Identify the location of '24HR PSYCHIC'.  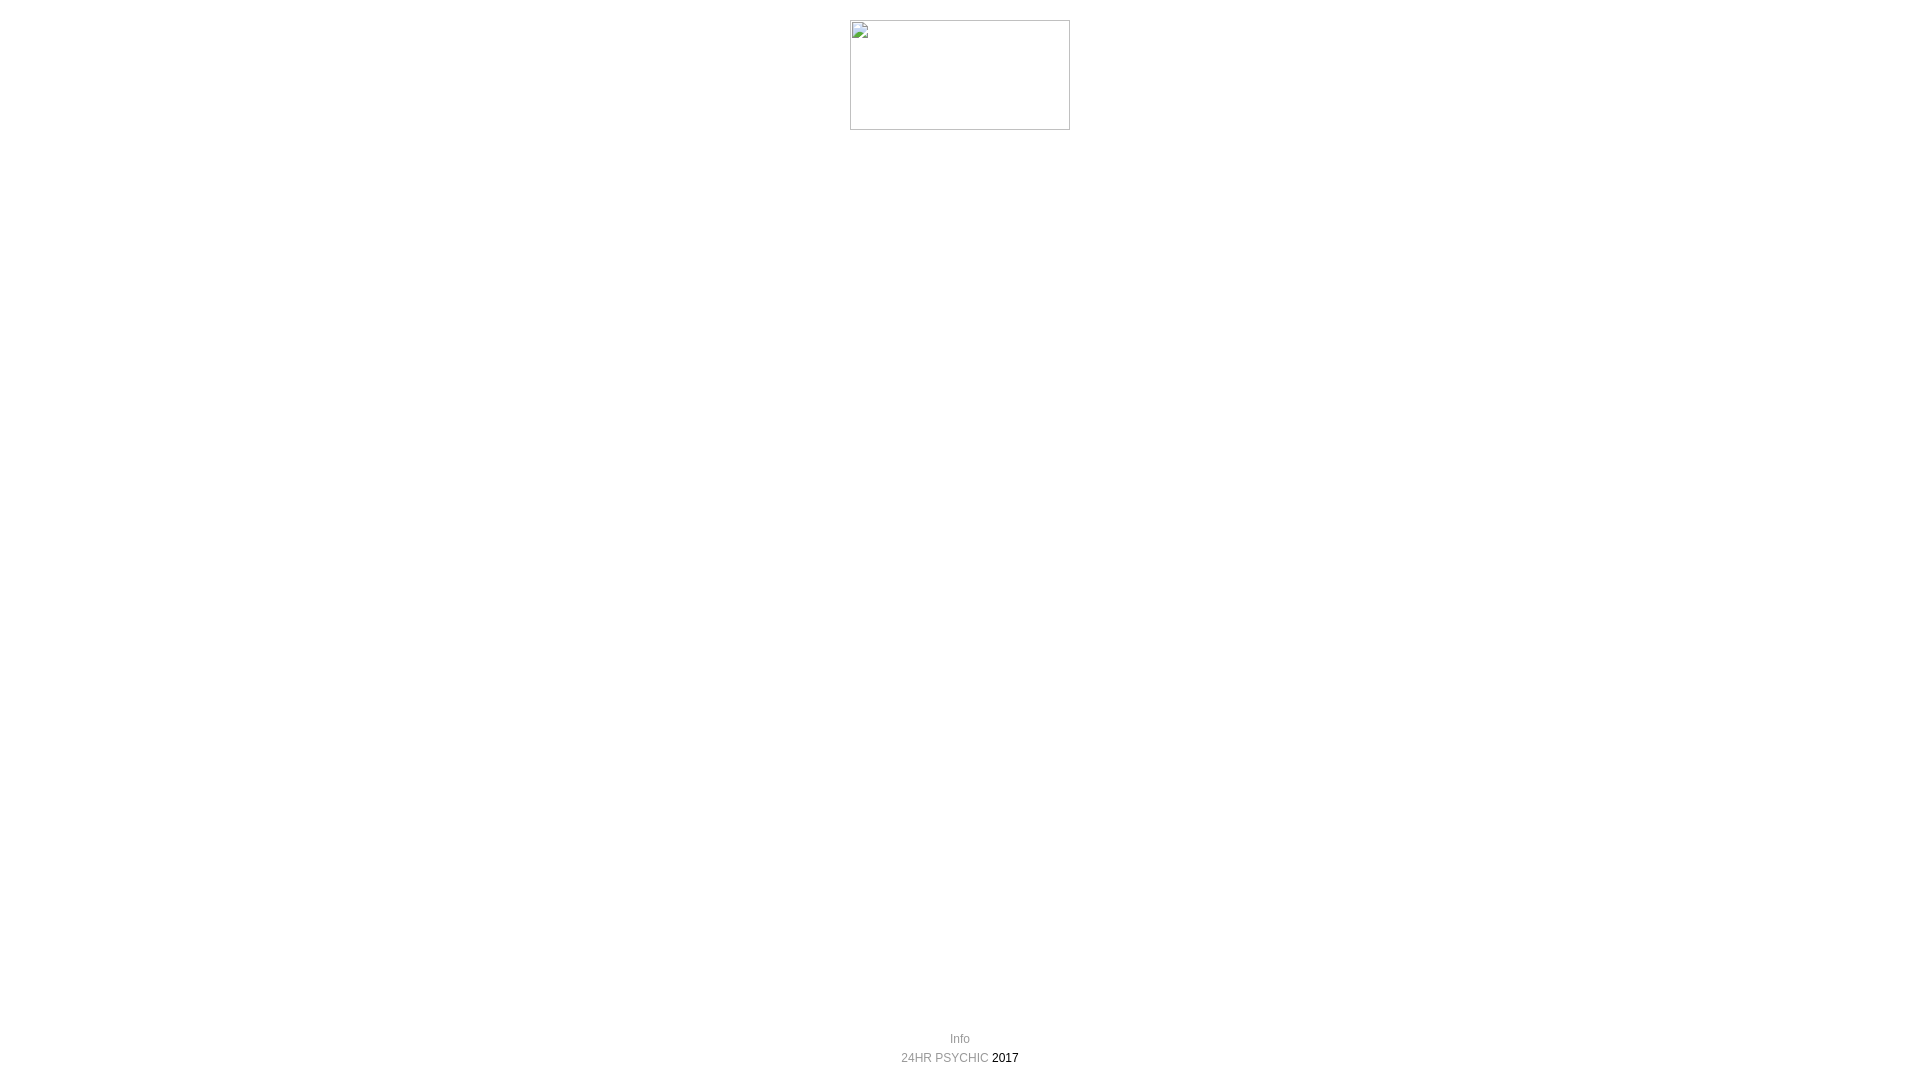
(943, 1056).